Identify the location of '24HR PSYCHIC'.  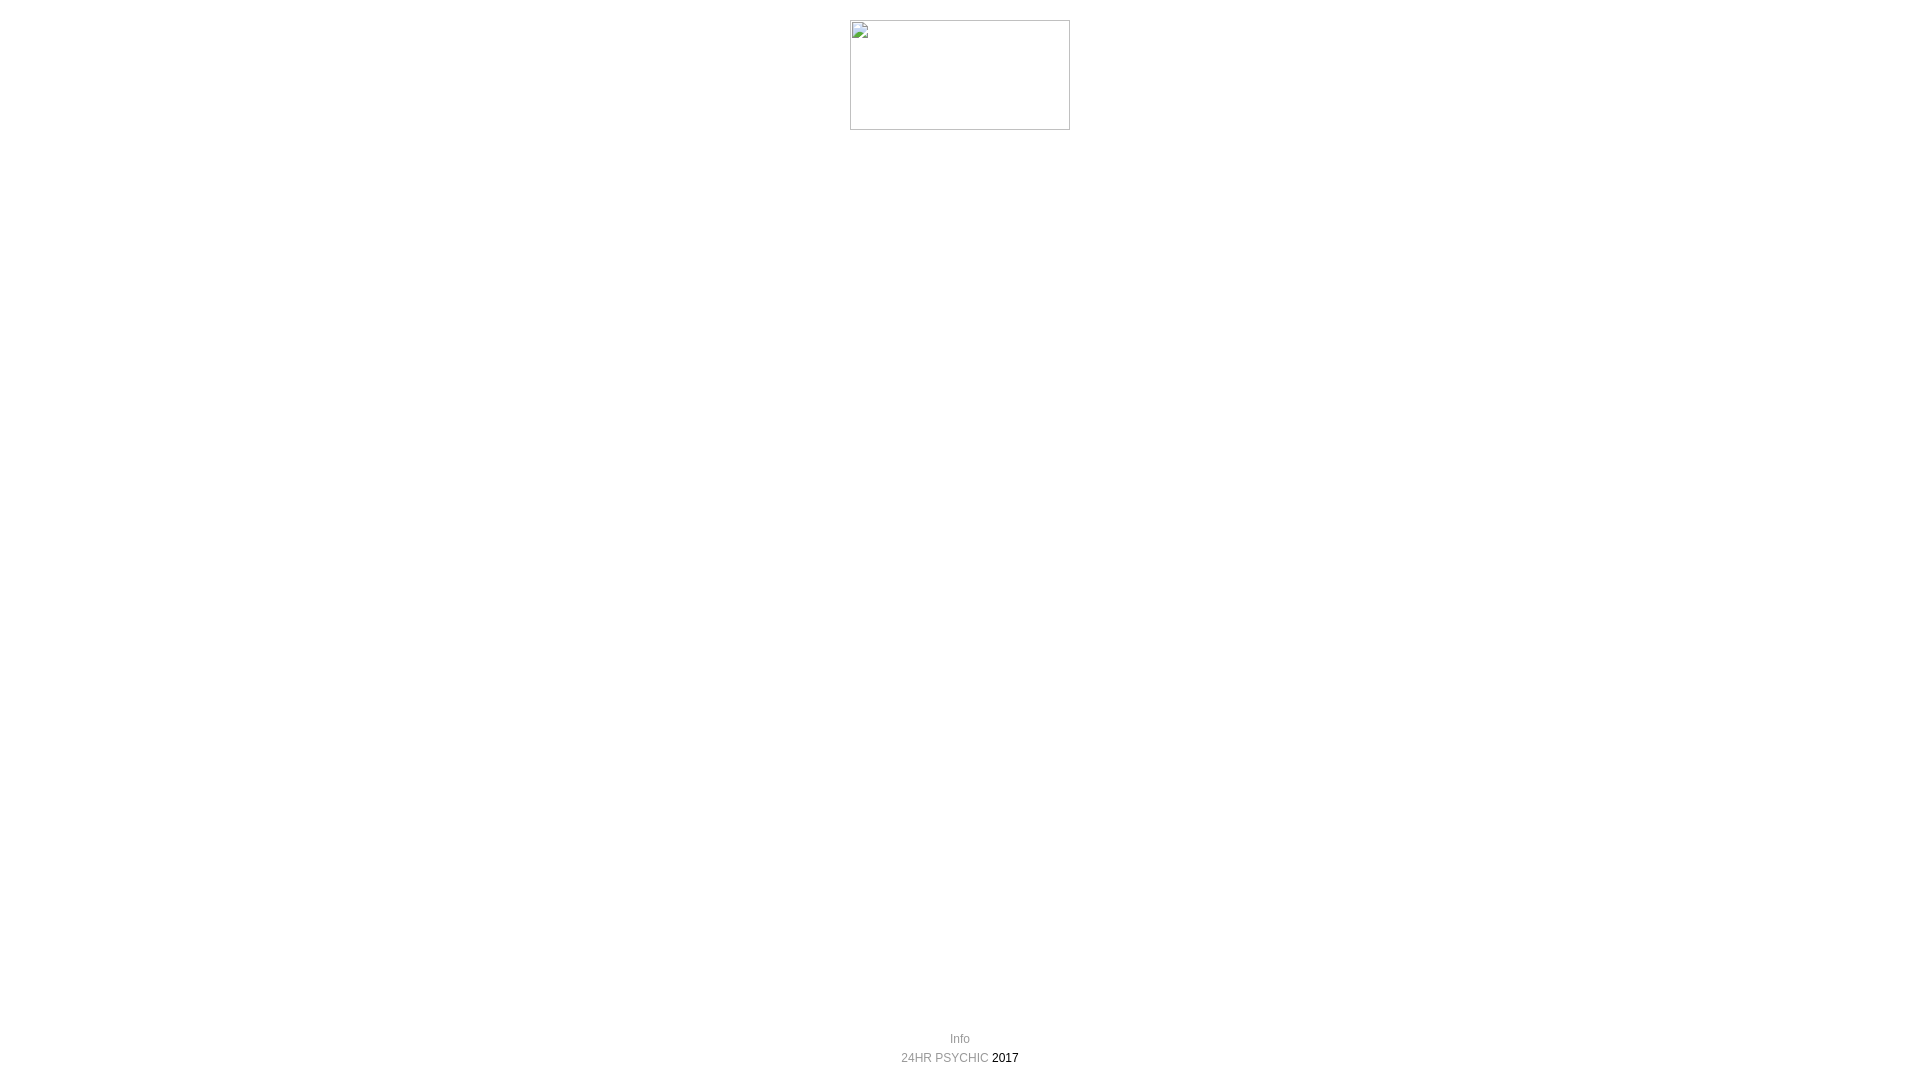
(943, 1056).